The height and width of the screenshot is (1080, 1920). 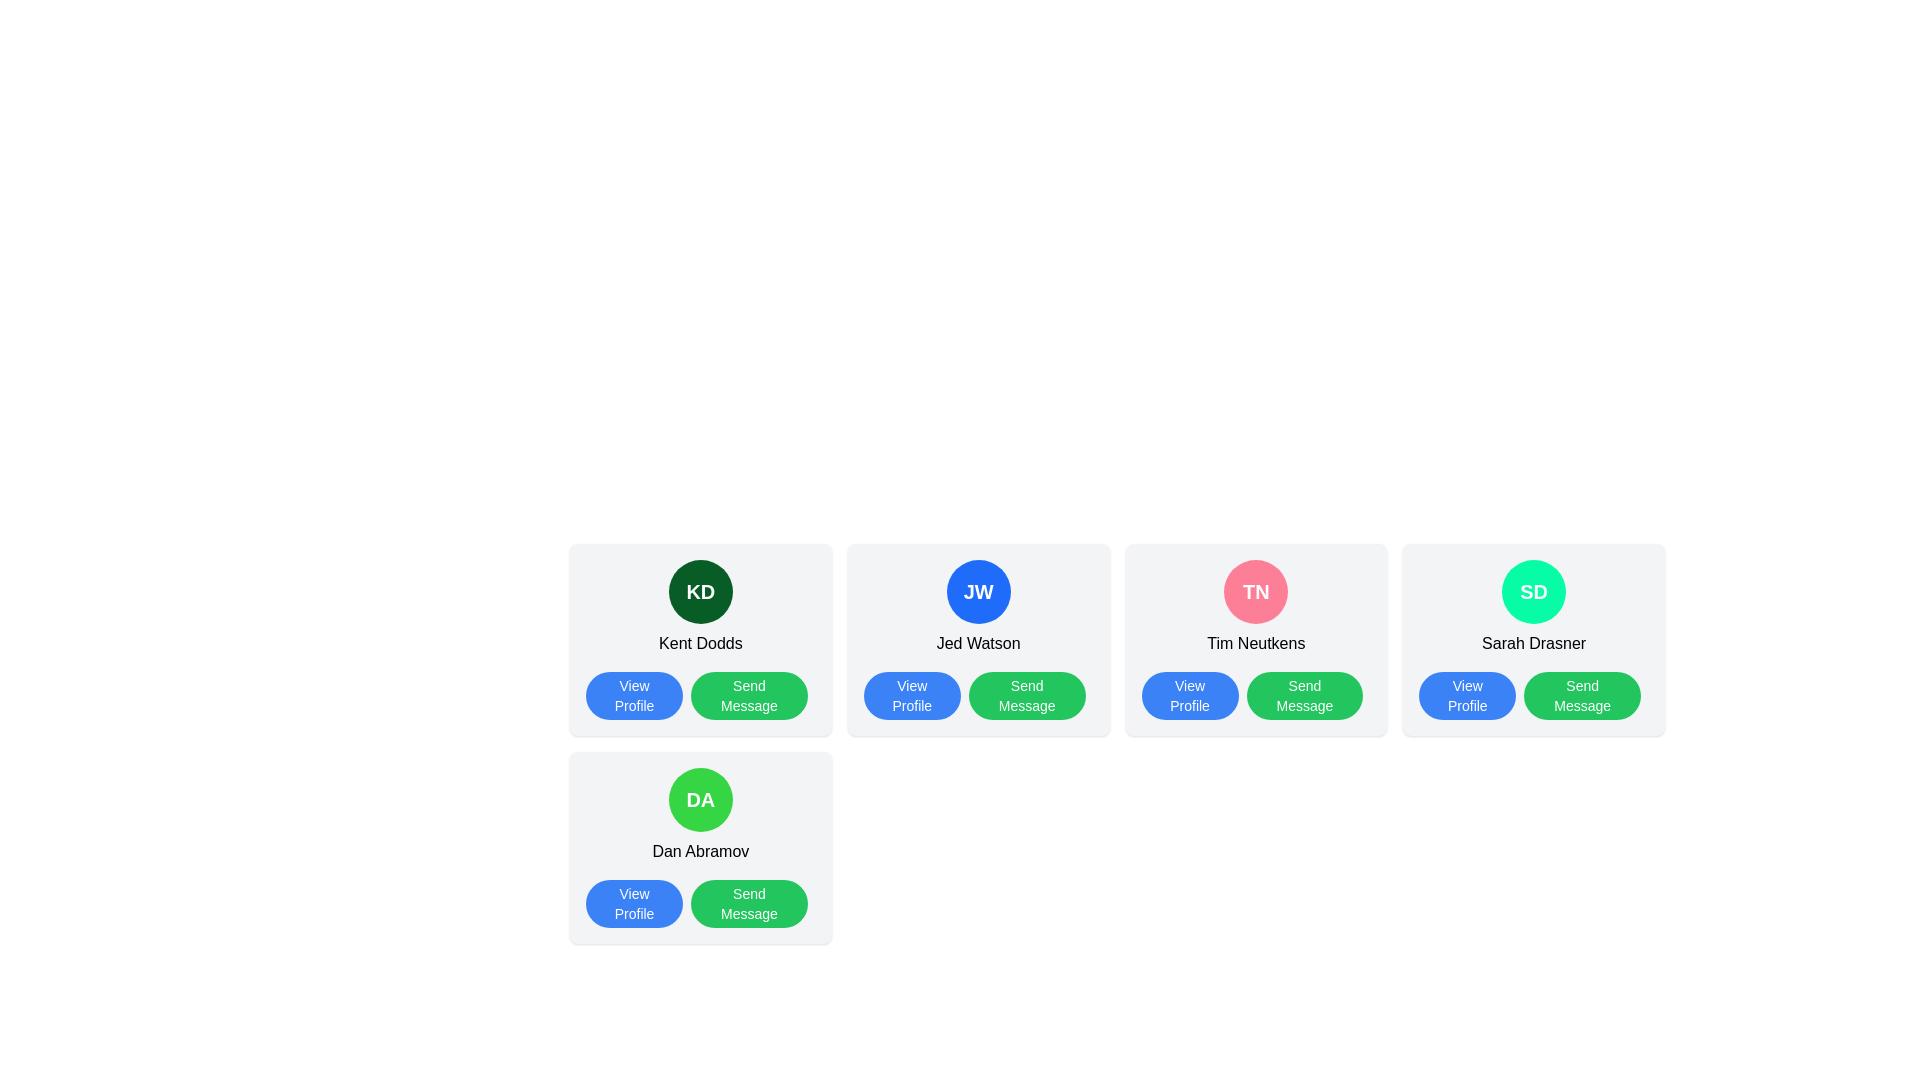 What do you see at coordinates (1027, 694) in the screenshot?
I see `the green button labeled 'Send Message' located in the second card under 'Jed Watson'` at bounding box center [1027, 694].